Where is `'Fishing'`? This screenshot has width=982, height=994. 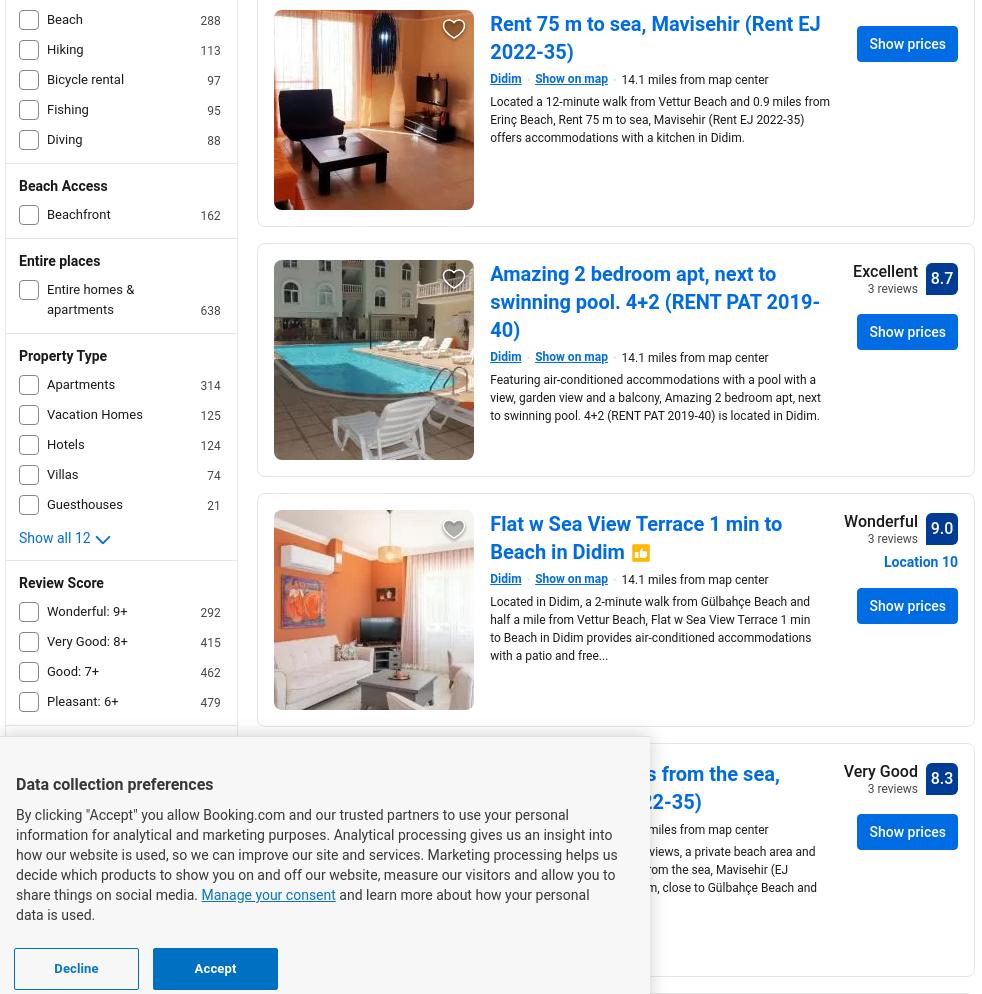 'Fishing' is located at coordinates (66, 108).